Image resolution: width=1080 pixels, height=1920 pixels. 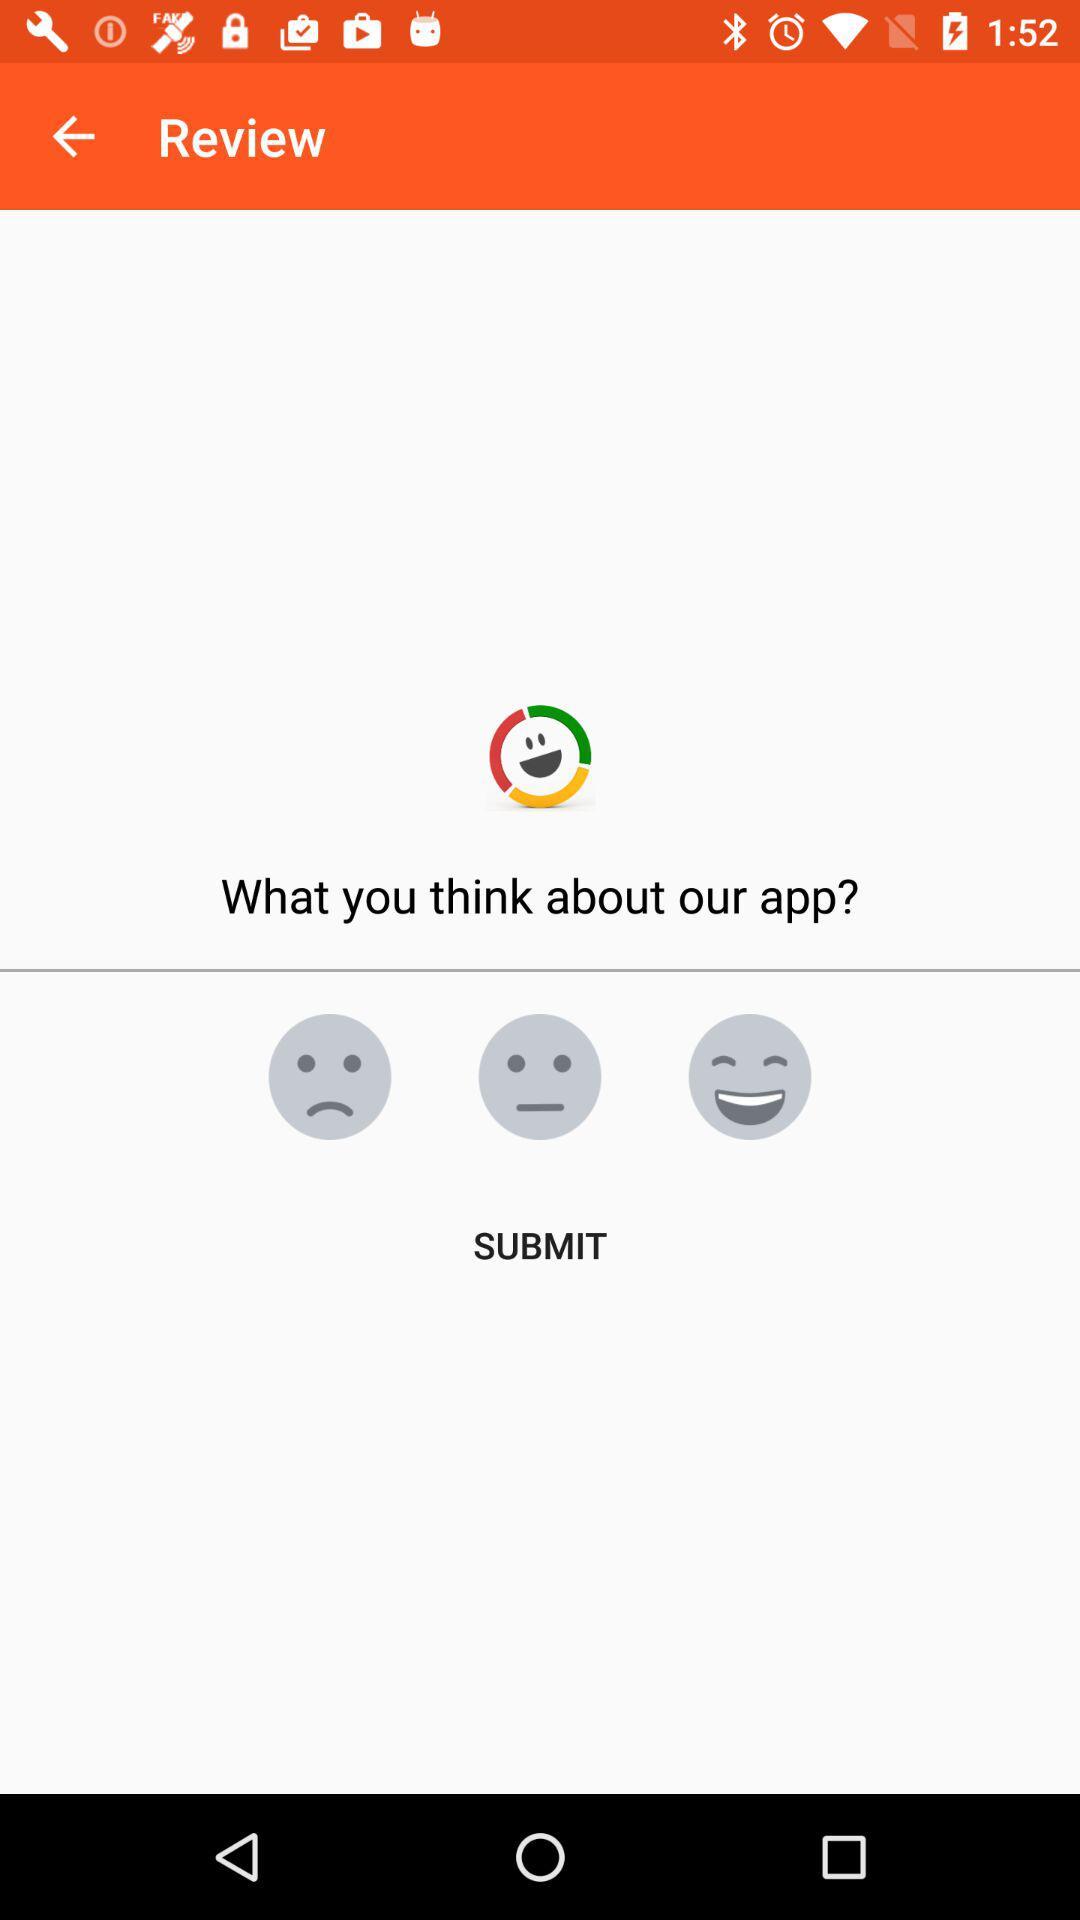 What do you see at coordinates (329, 1075) in the screenshot?
I see `the item above the submit item` at bounding box center [329, 1075].